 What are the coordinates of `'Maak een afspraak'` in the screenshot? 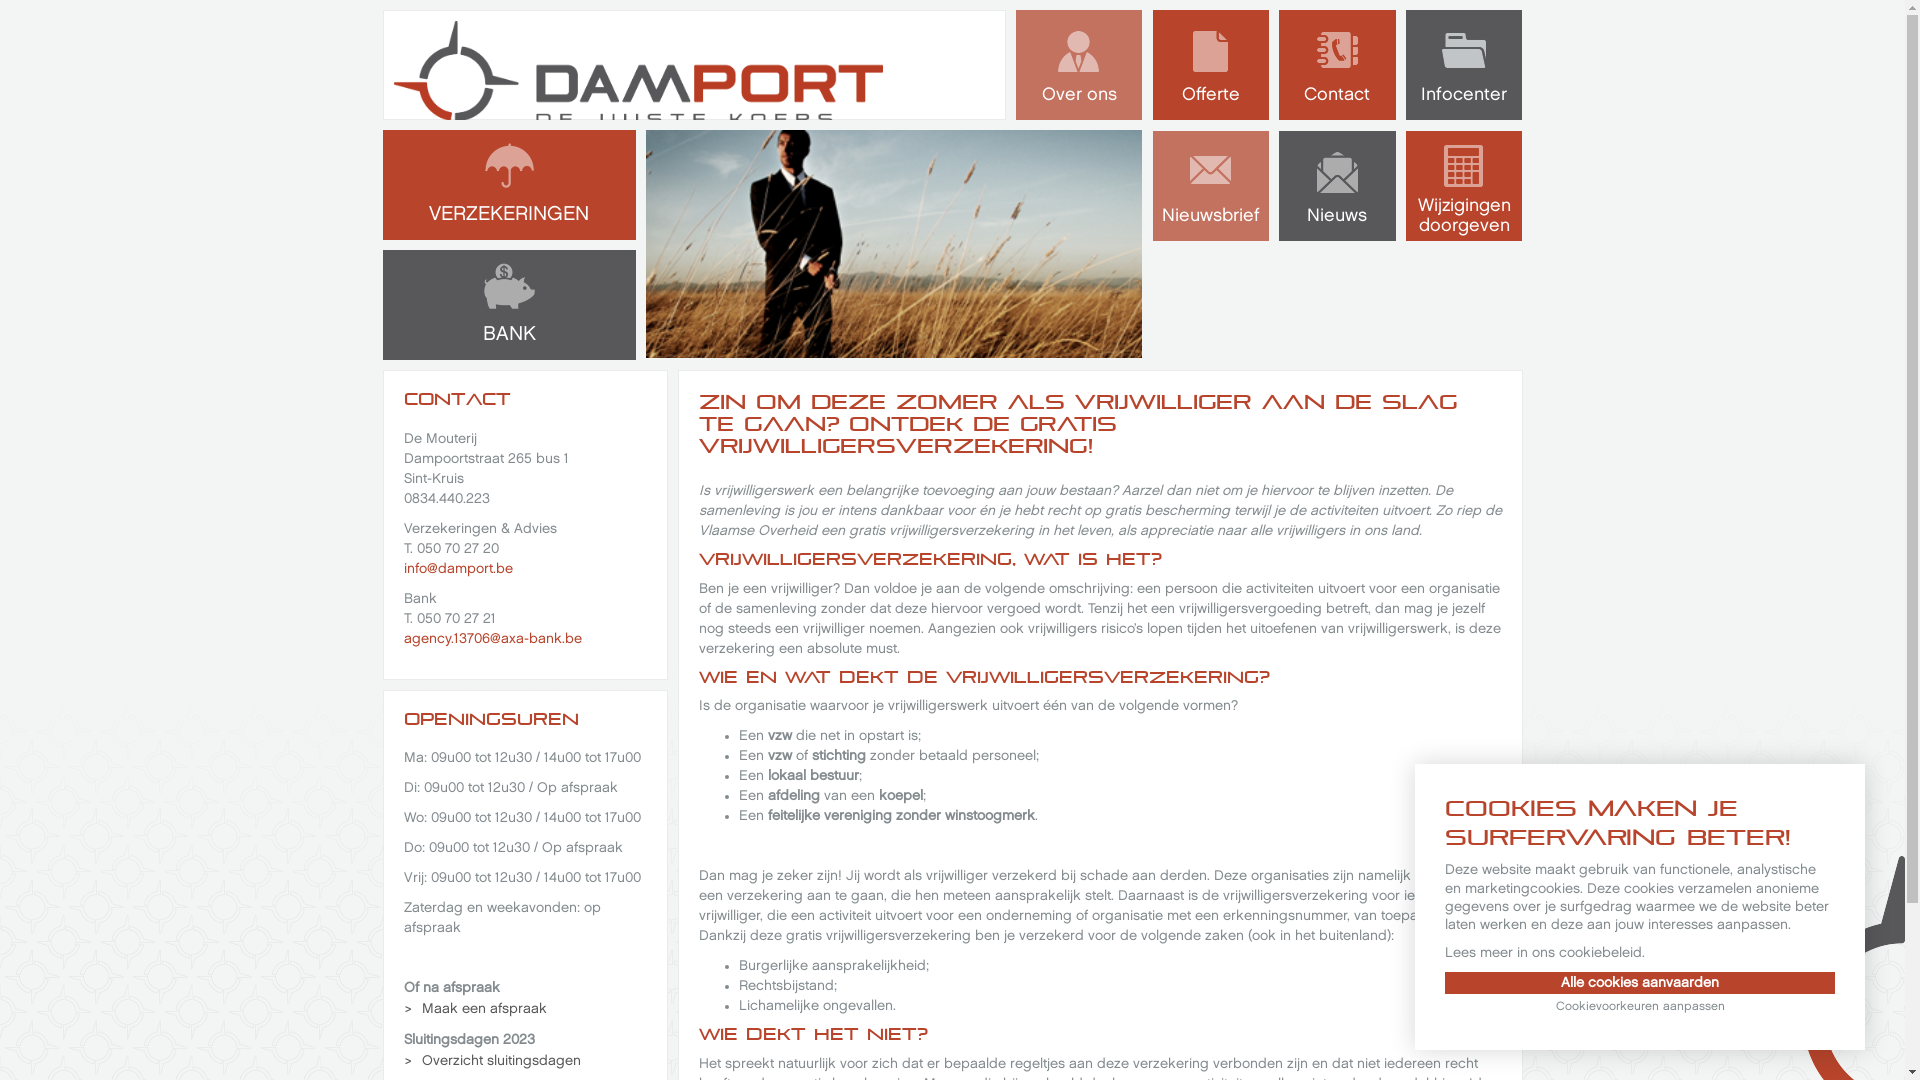 It's located at (474, 1009).